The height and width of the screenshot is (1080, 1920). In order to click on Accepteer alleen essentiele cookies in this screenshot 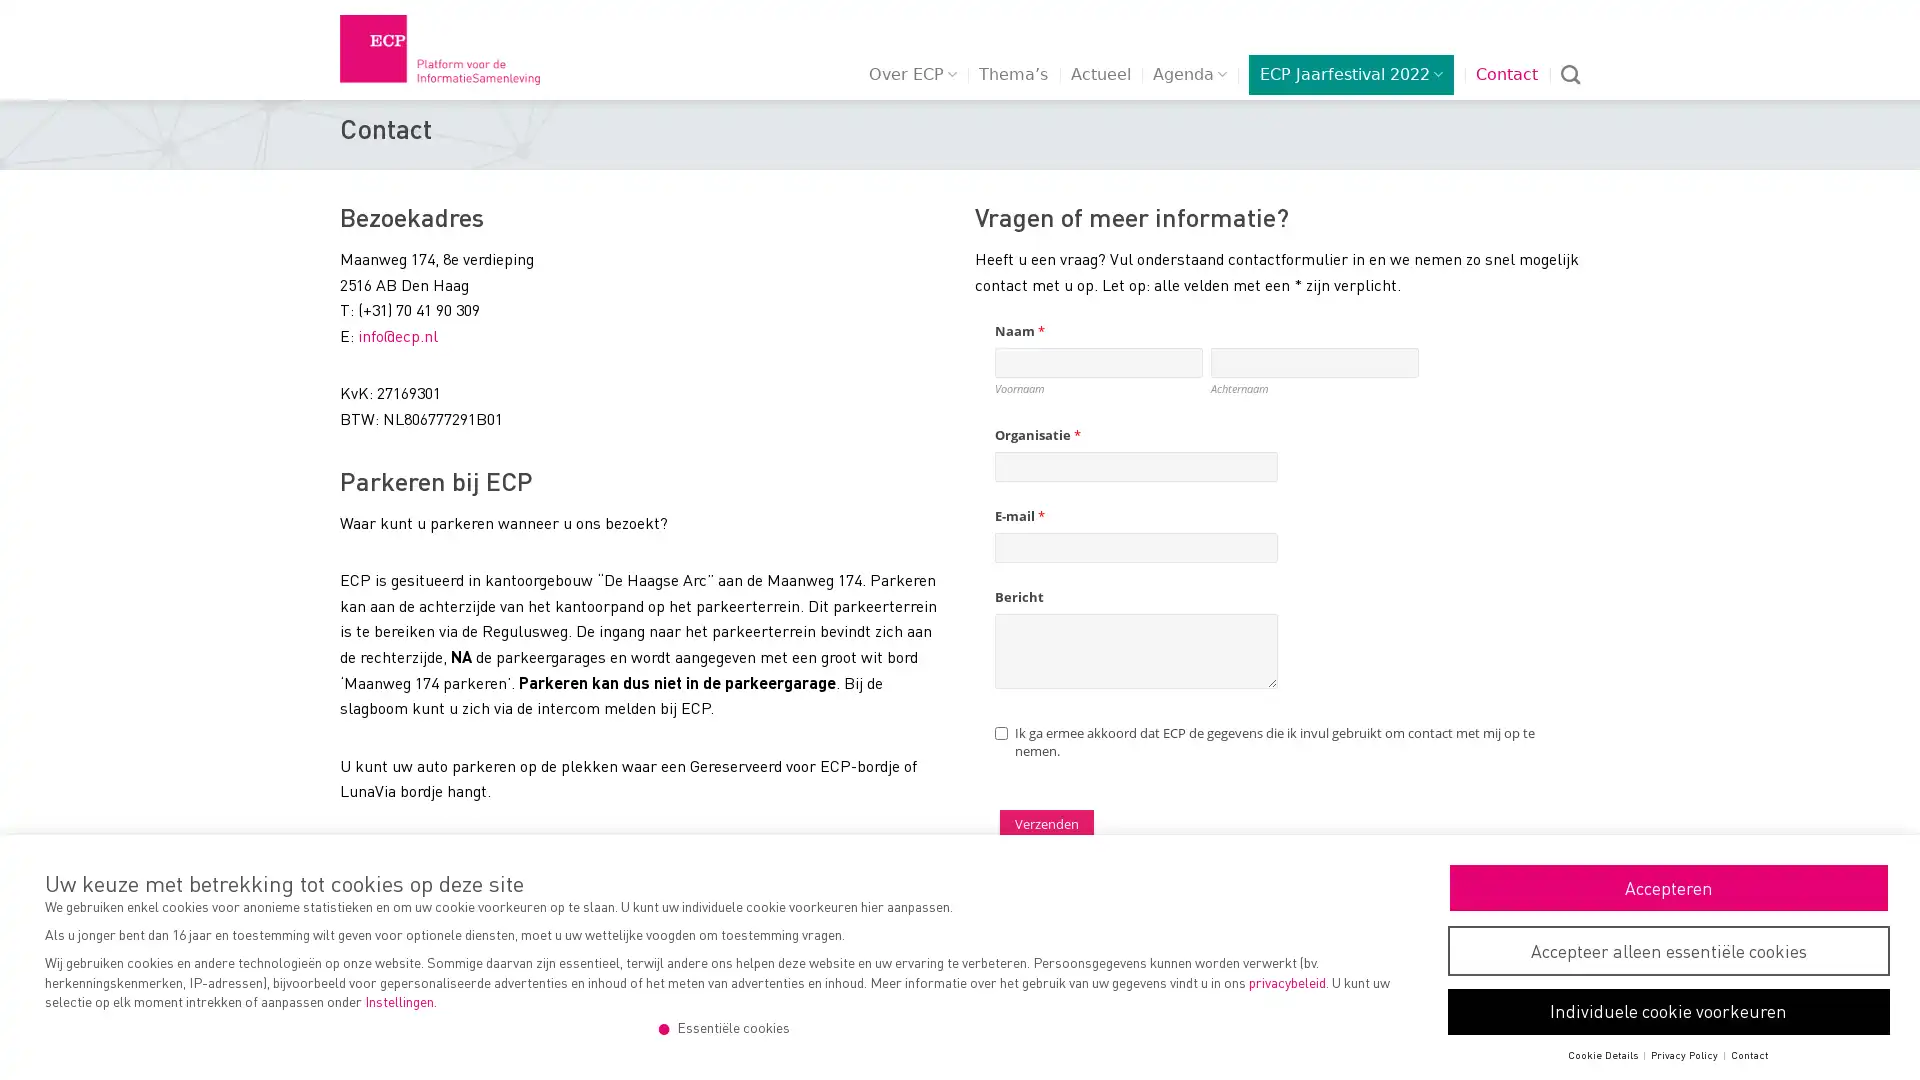, I will do `click(1668, 950)`.